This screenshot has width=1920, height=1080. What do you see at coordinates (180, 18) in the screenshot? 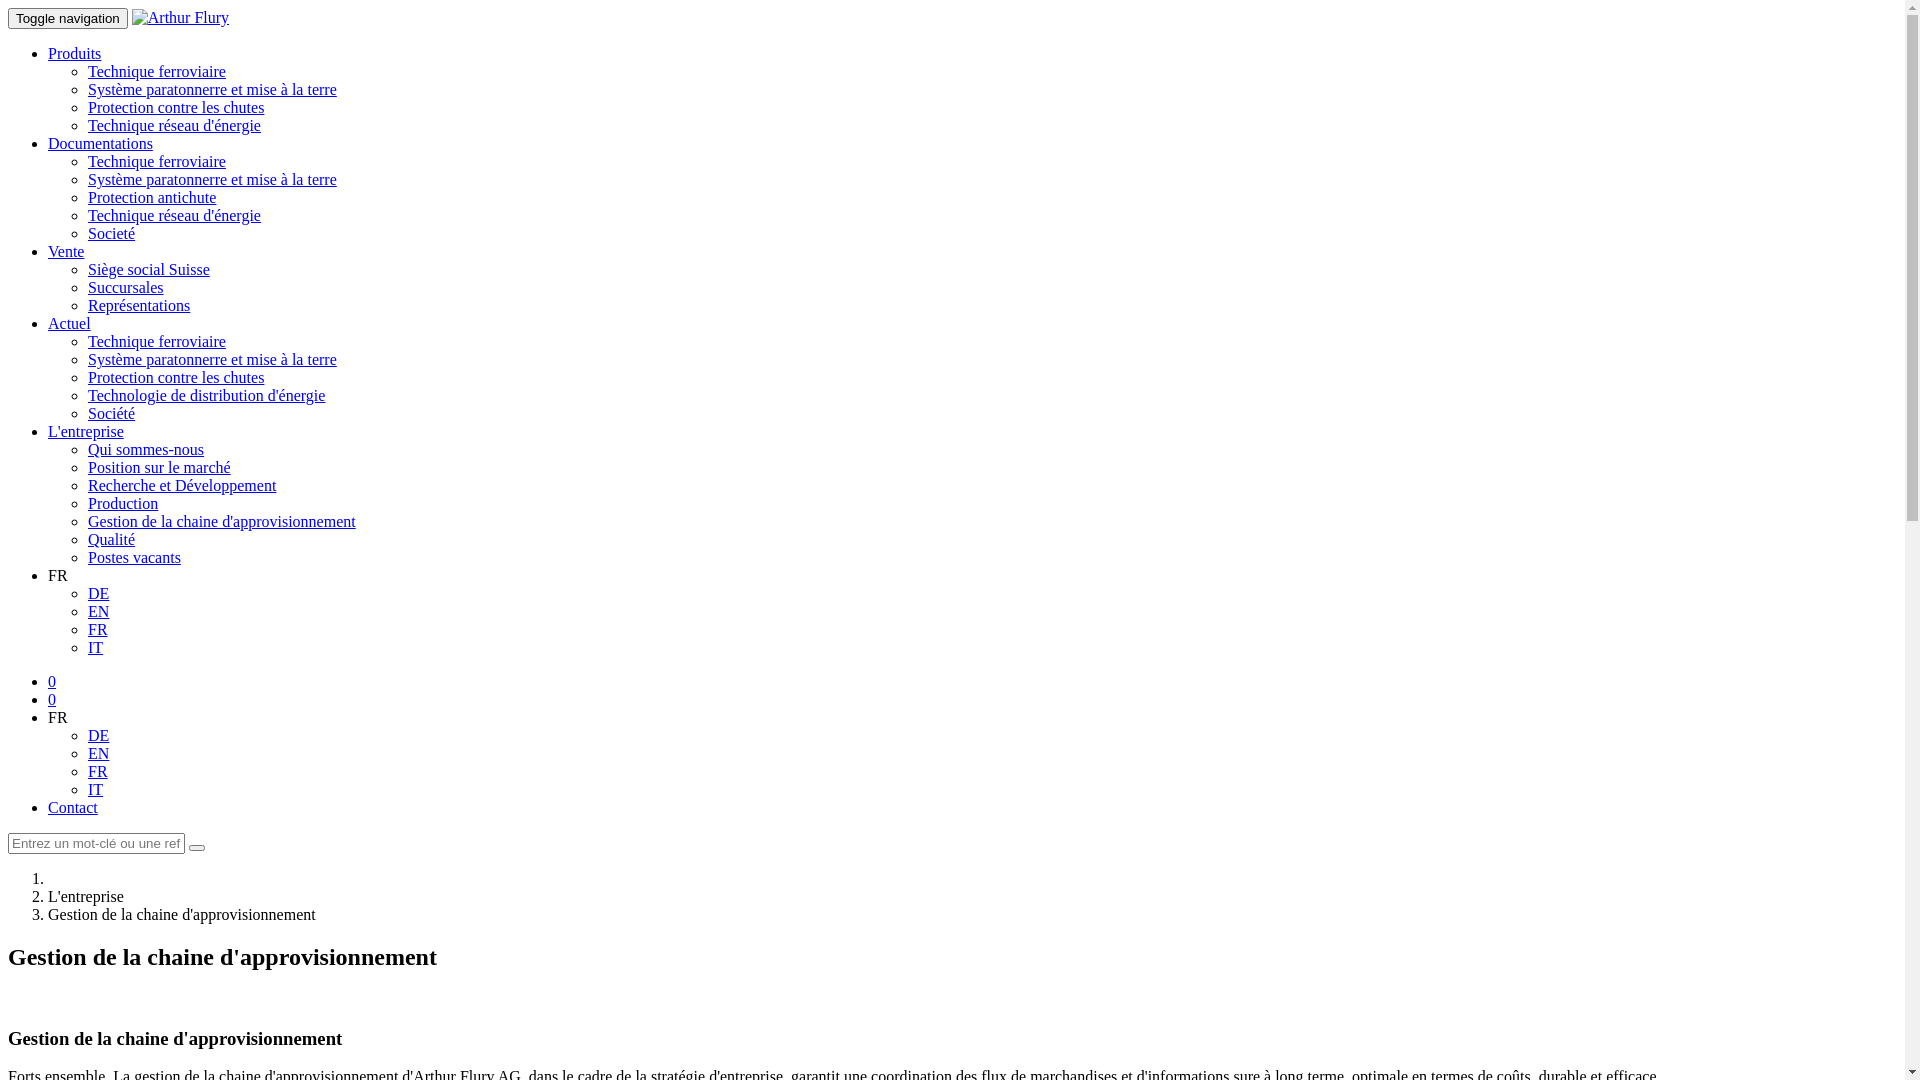
I see `'Arthur Flury'` at bounding box center [180, 18].